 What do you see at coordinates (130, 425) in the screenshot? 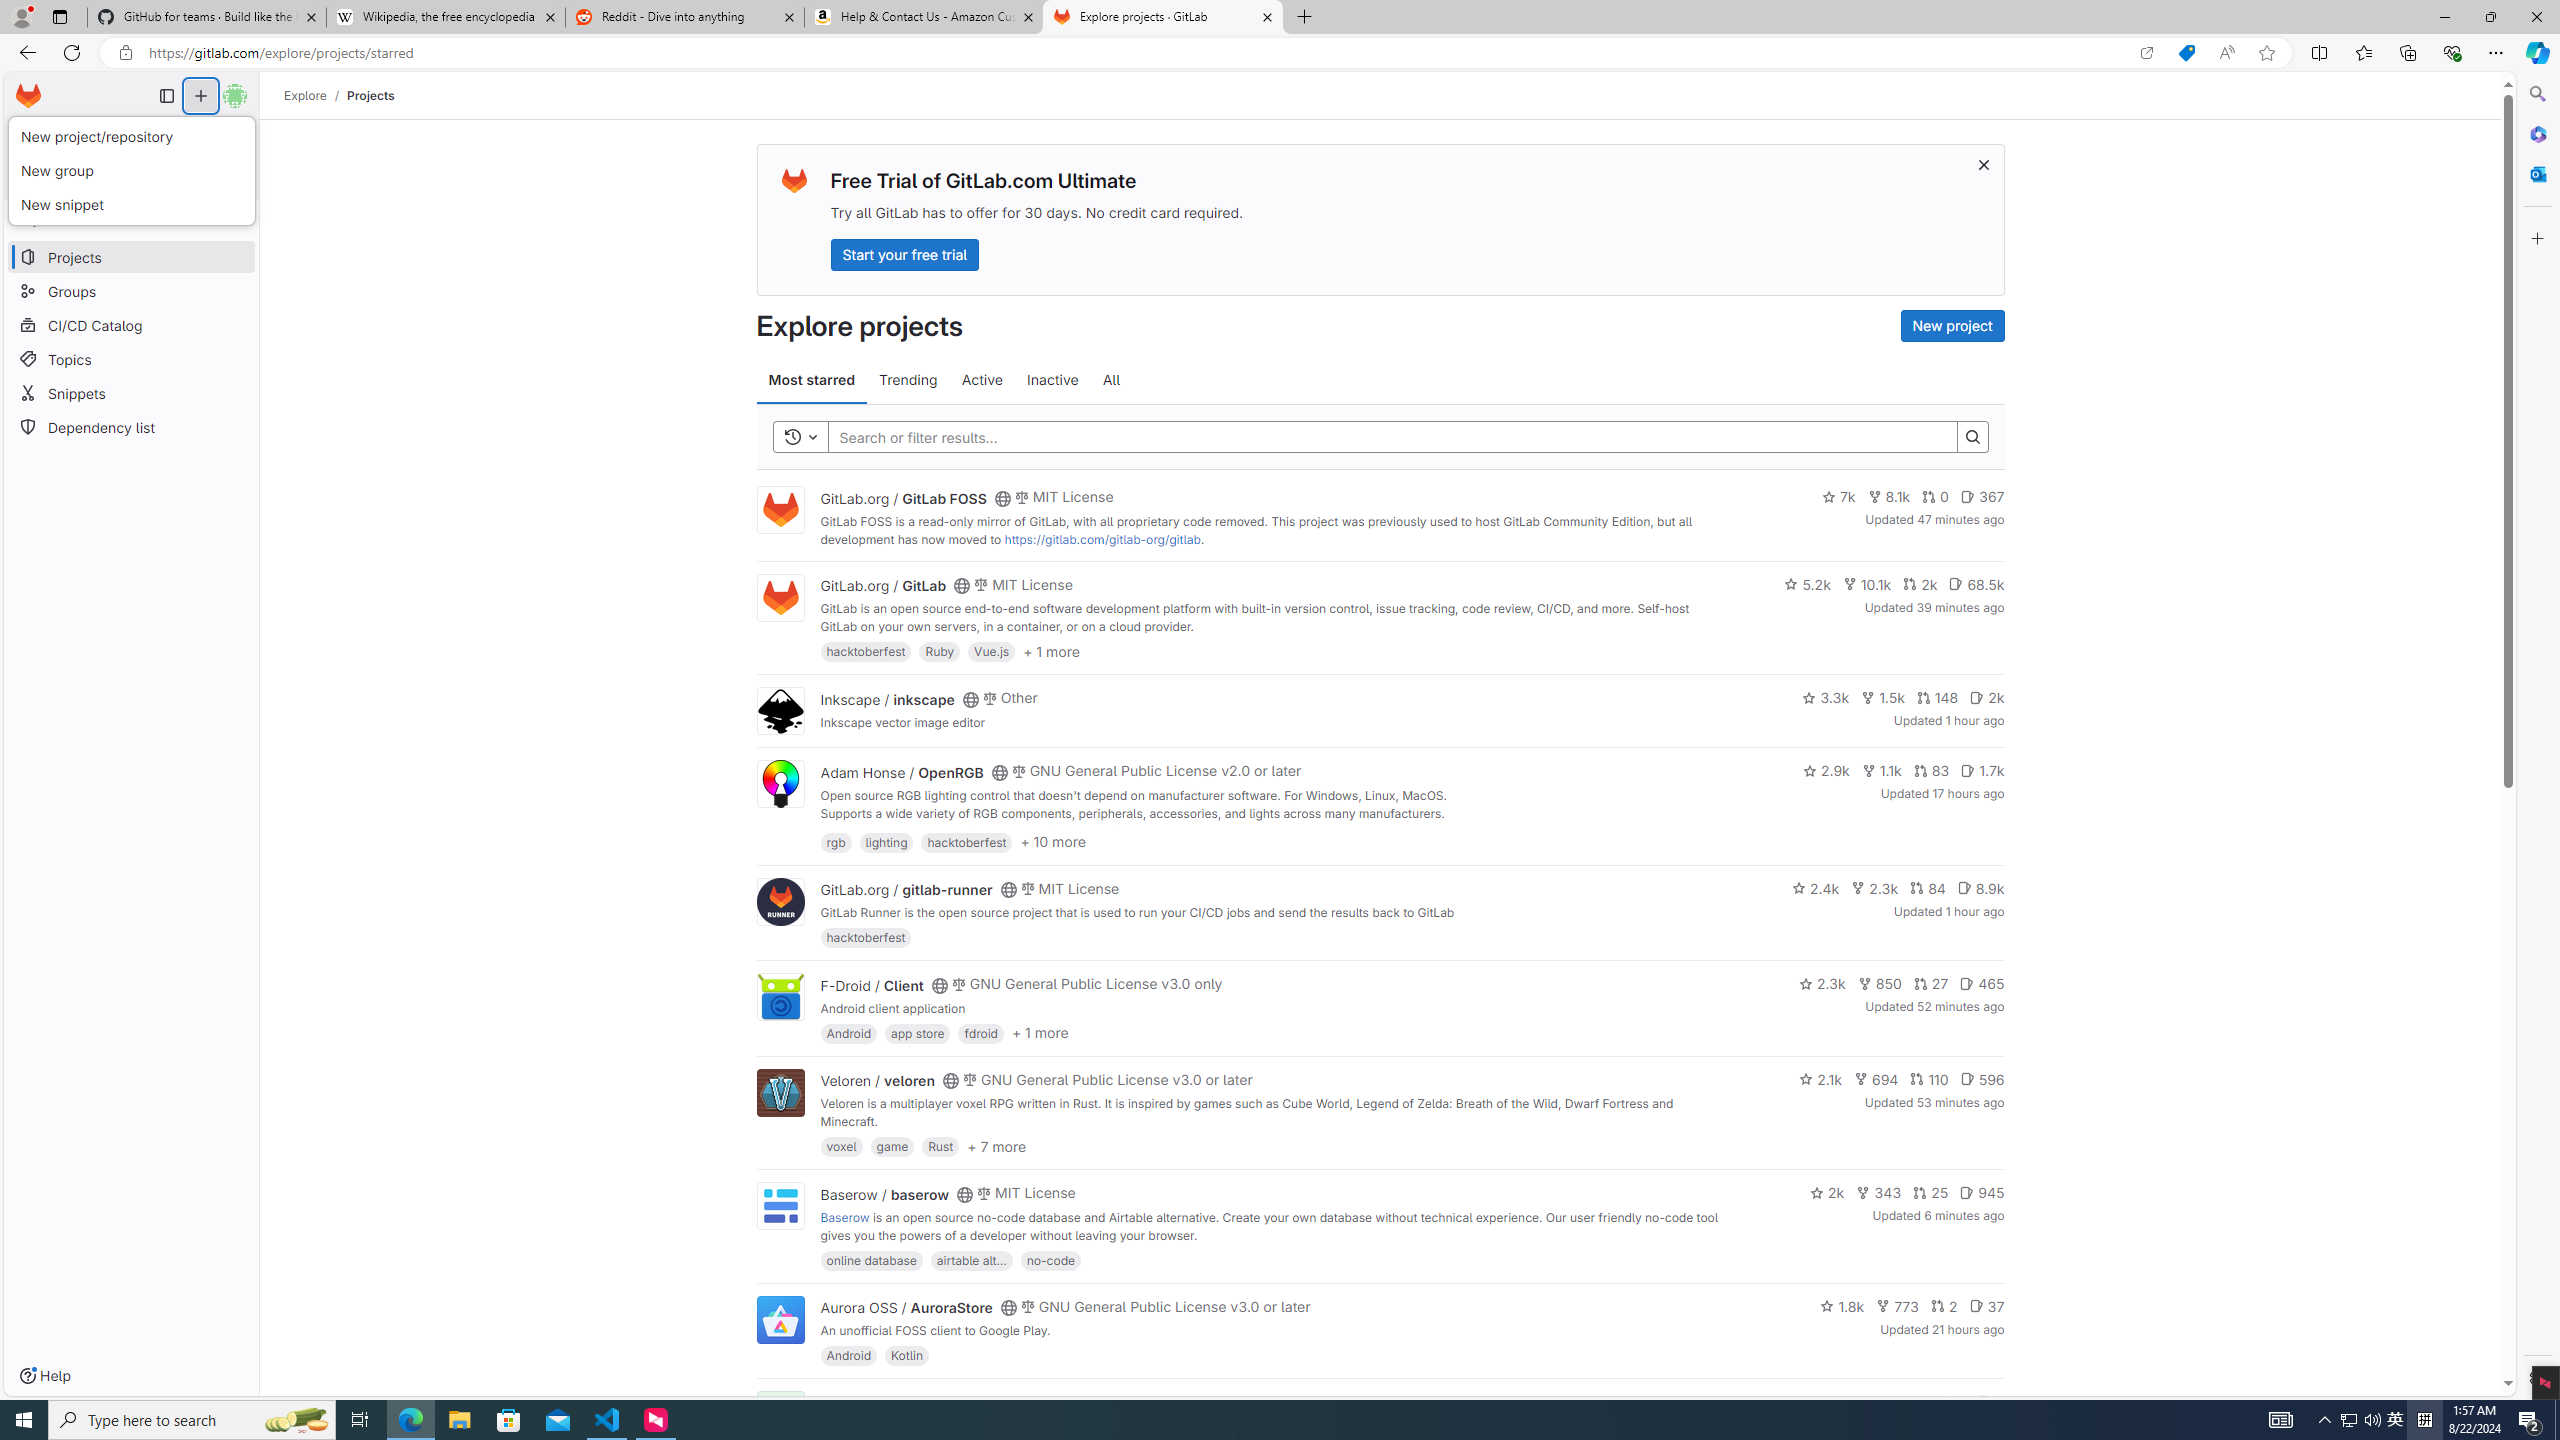
I see `'Dependency list'` at bounding box center [130, 425].